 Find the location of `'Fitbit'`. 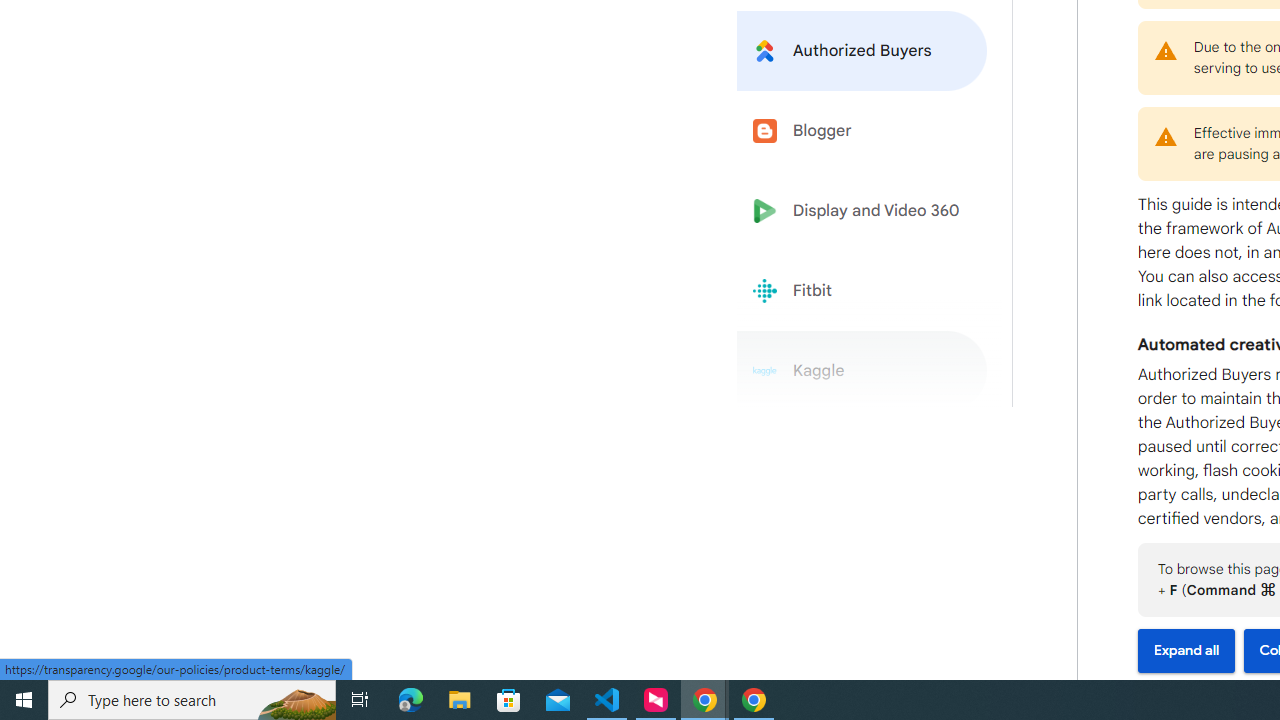

'Fitbit' is located at coordinates (862, 291).